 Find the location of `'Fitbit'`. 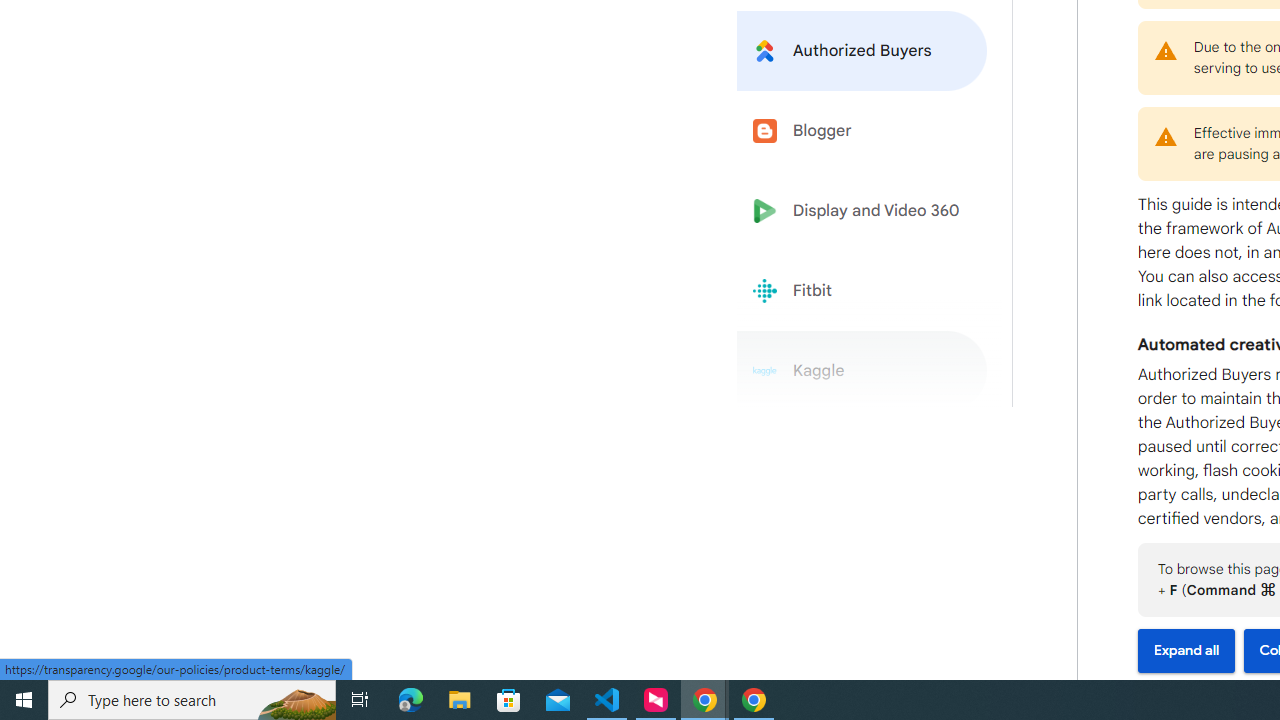

'Fitbit' is located at coordinates (862, 291).